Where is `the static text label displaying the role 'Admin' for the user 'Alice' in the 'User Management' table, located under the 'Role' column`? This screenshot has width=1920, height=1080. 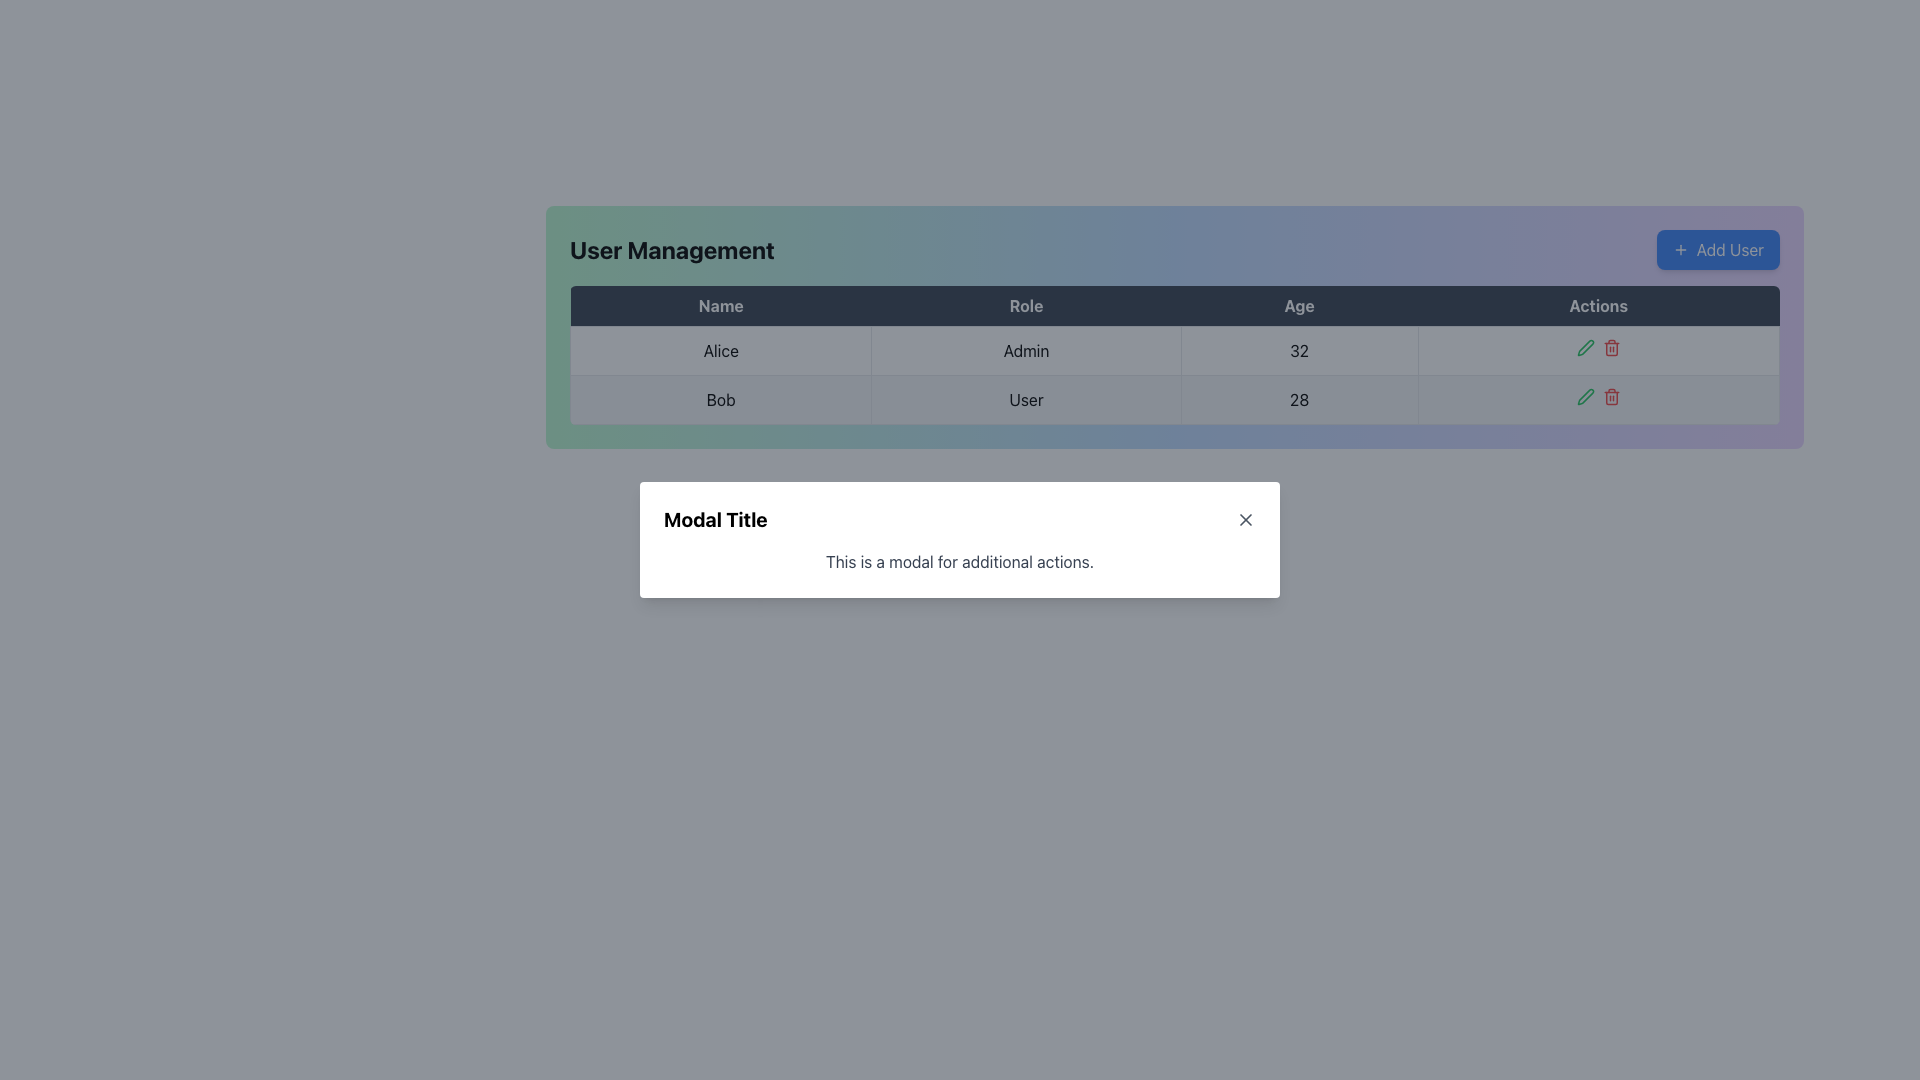 the static text label displaying the role 'Admin' for the user 'Alice' in the 'User Management' table, located under the 'Role' column is located at coordinates (1026, 350).